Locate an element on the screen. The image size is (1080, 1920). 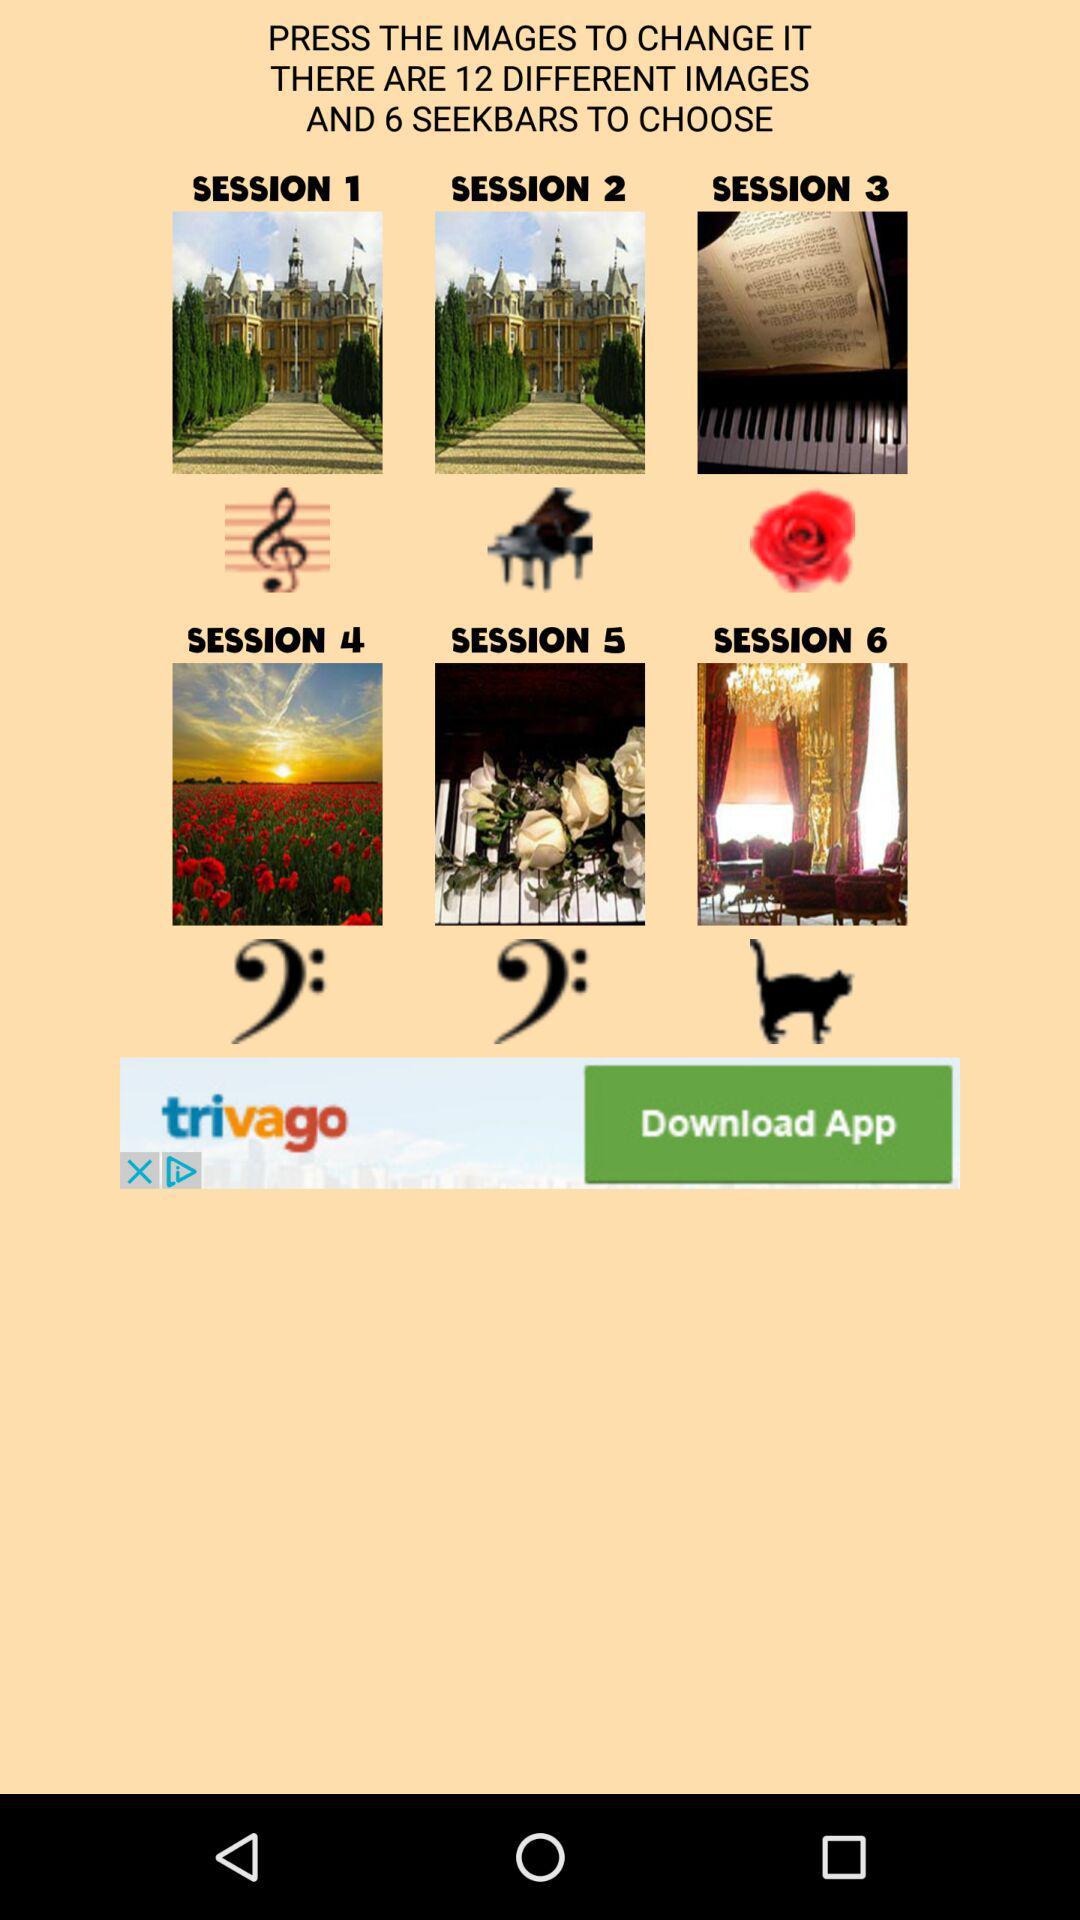
sesson 4 button is located at coordinates (277, 793).